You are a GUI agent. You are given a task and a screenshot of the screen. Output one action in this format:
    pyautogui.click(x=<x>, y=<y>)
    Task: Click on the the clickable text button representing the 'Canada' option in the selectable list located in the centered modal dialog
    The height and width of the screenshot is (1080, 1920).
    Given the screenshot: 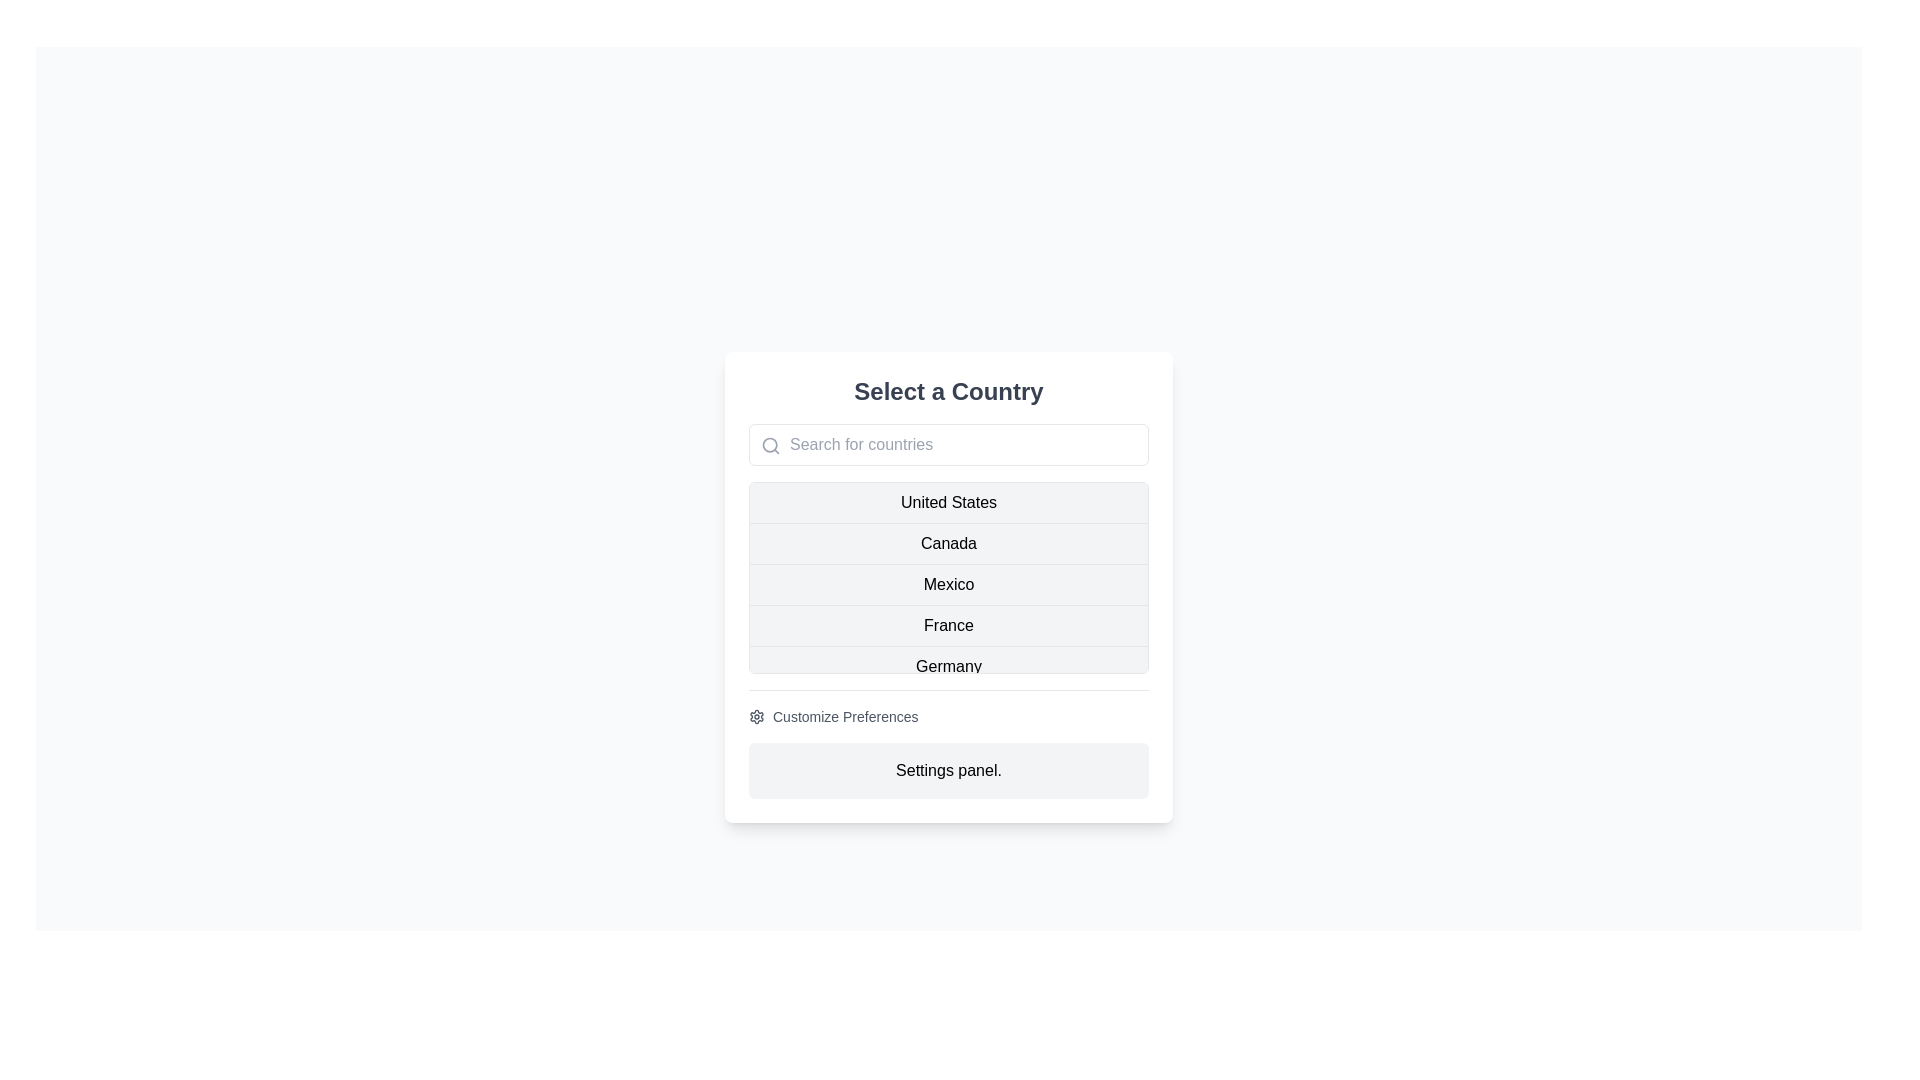 What is the action you would take?
    pyautogui.click(x=948, y=543)
    